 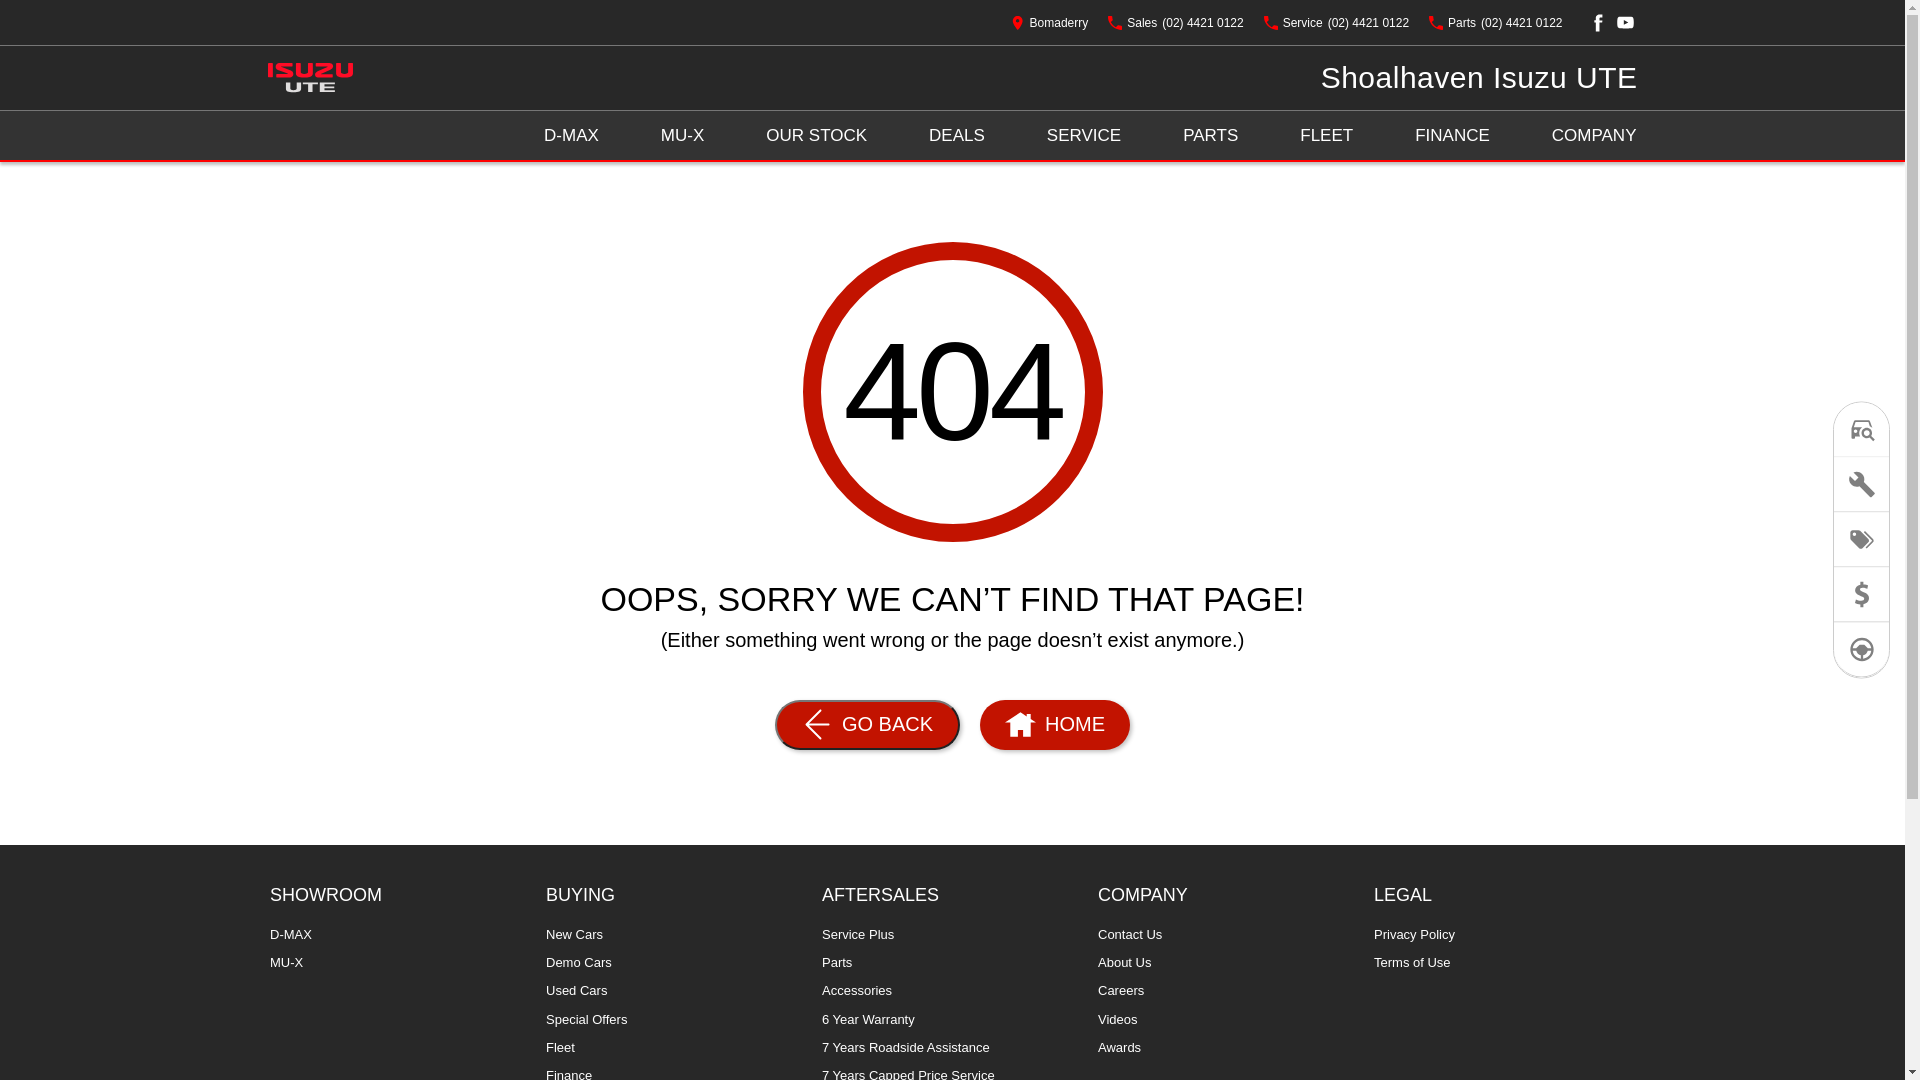 I want to click on 'Special Offers', so click(x=585, y=1025).